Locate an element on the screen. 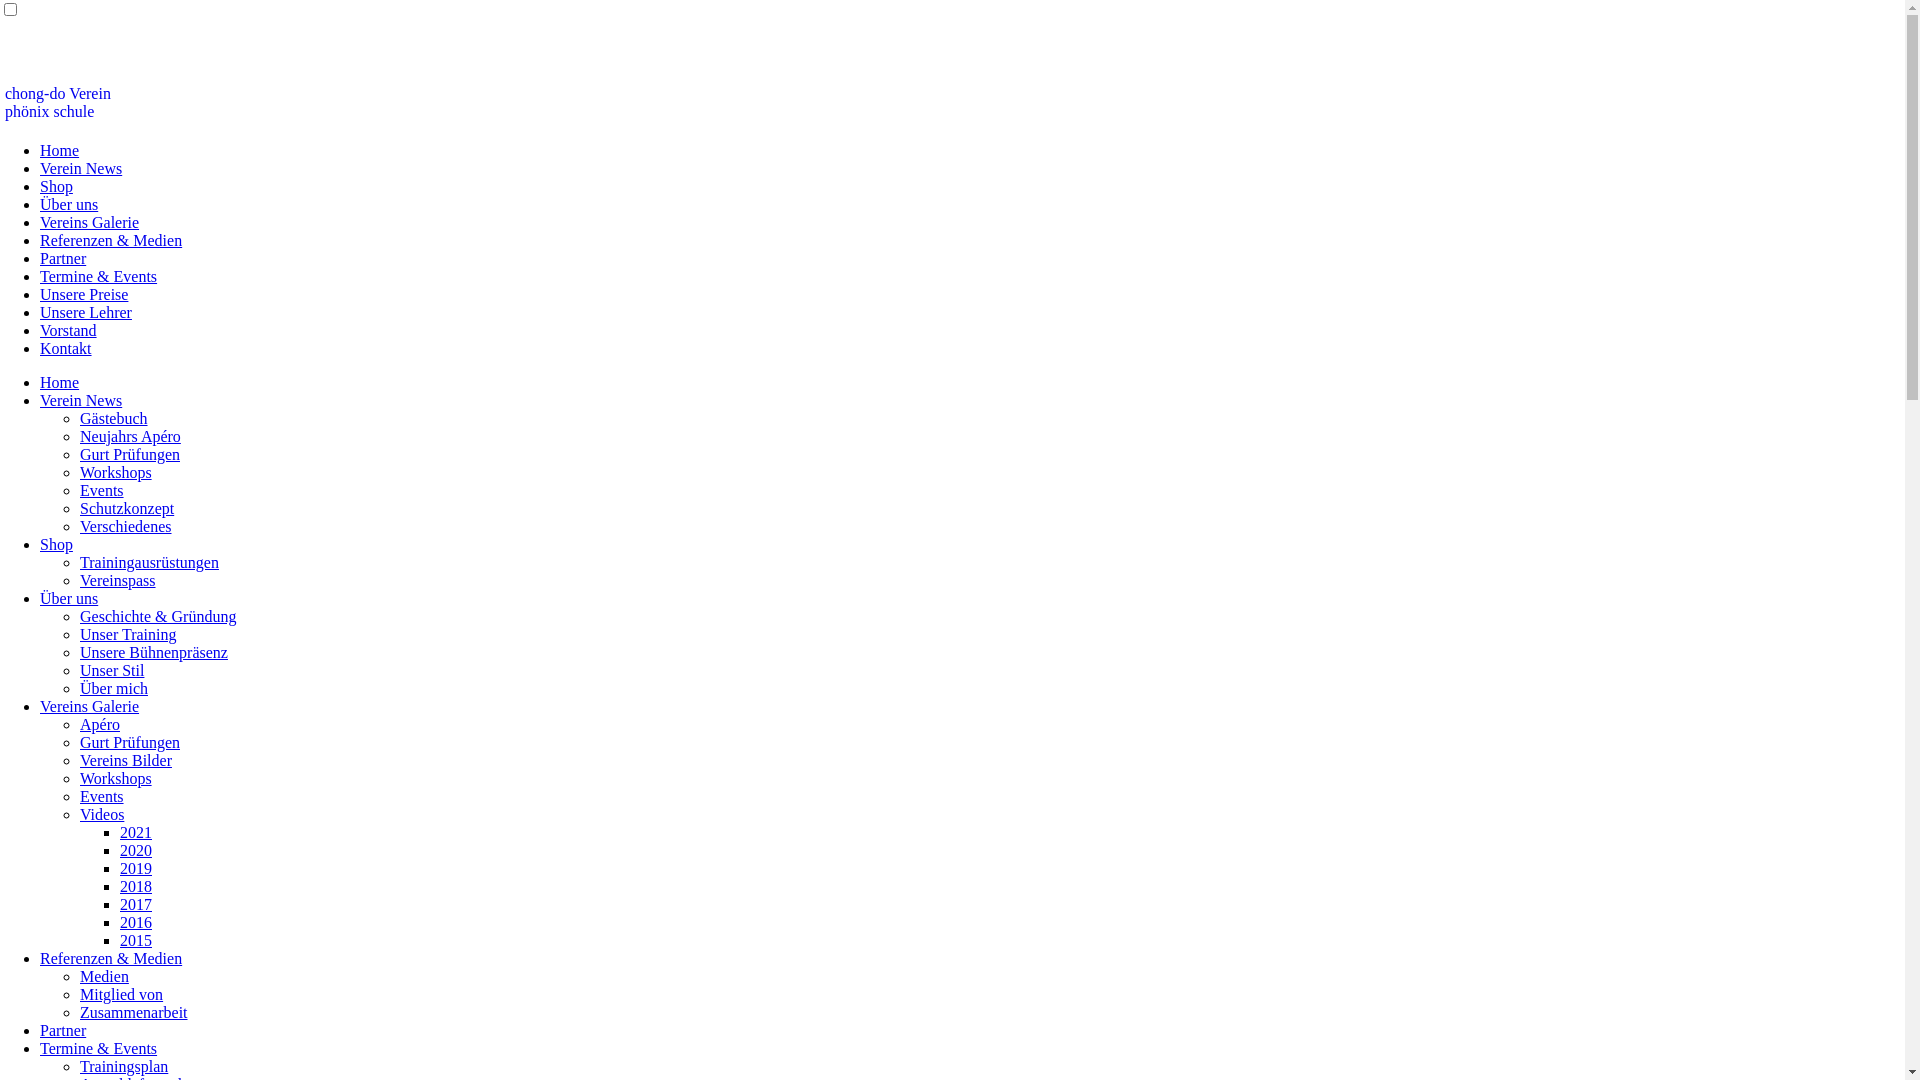 This screenshot has width=1920, height=1080. 'Referenzen & Medien' is located at coordinates (39, 239).